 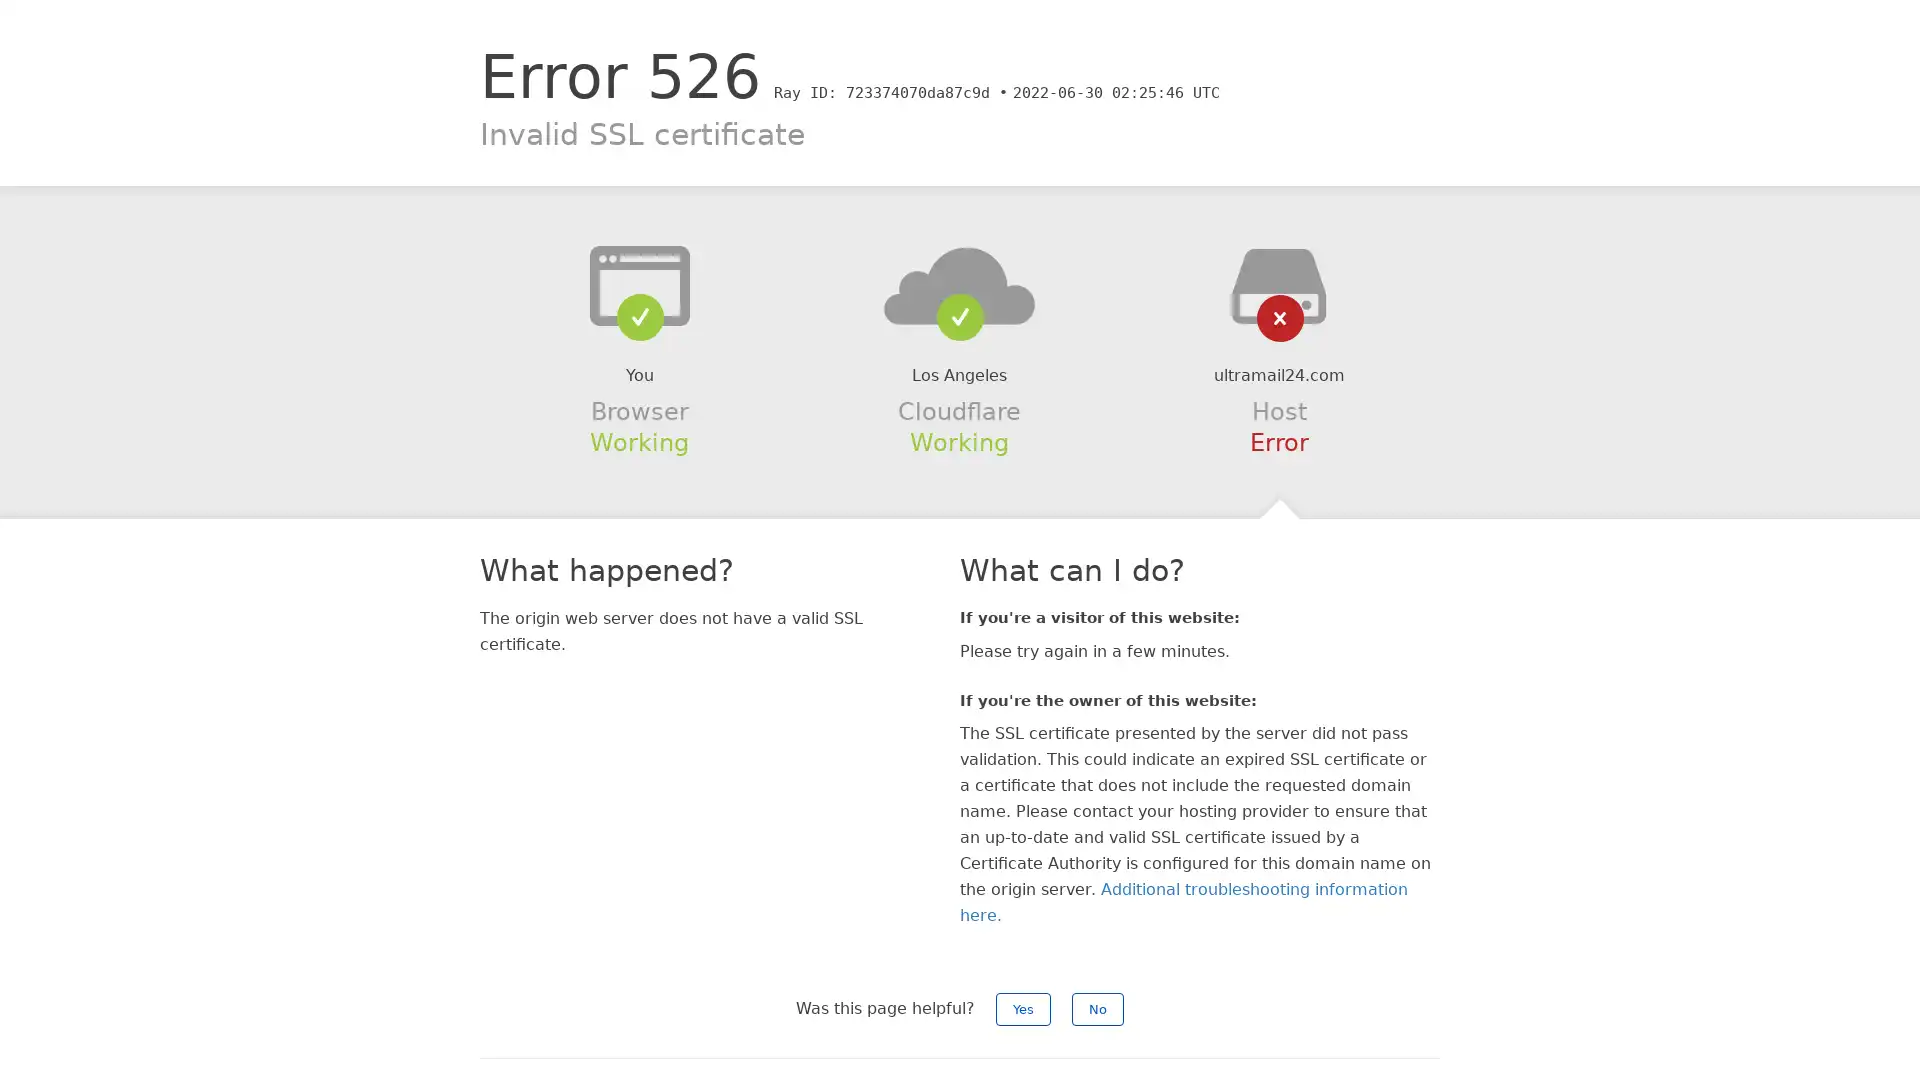 I want to click on Yes, so click(x=1023, y=1009).